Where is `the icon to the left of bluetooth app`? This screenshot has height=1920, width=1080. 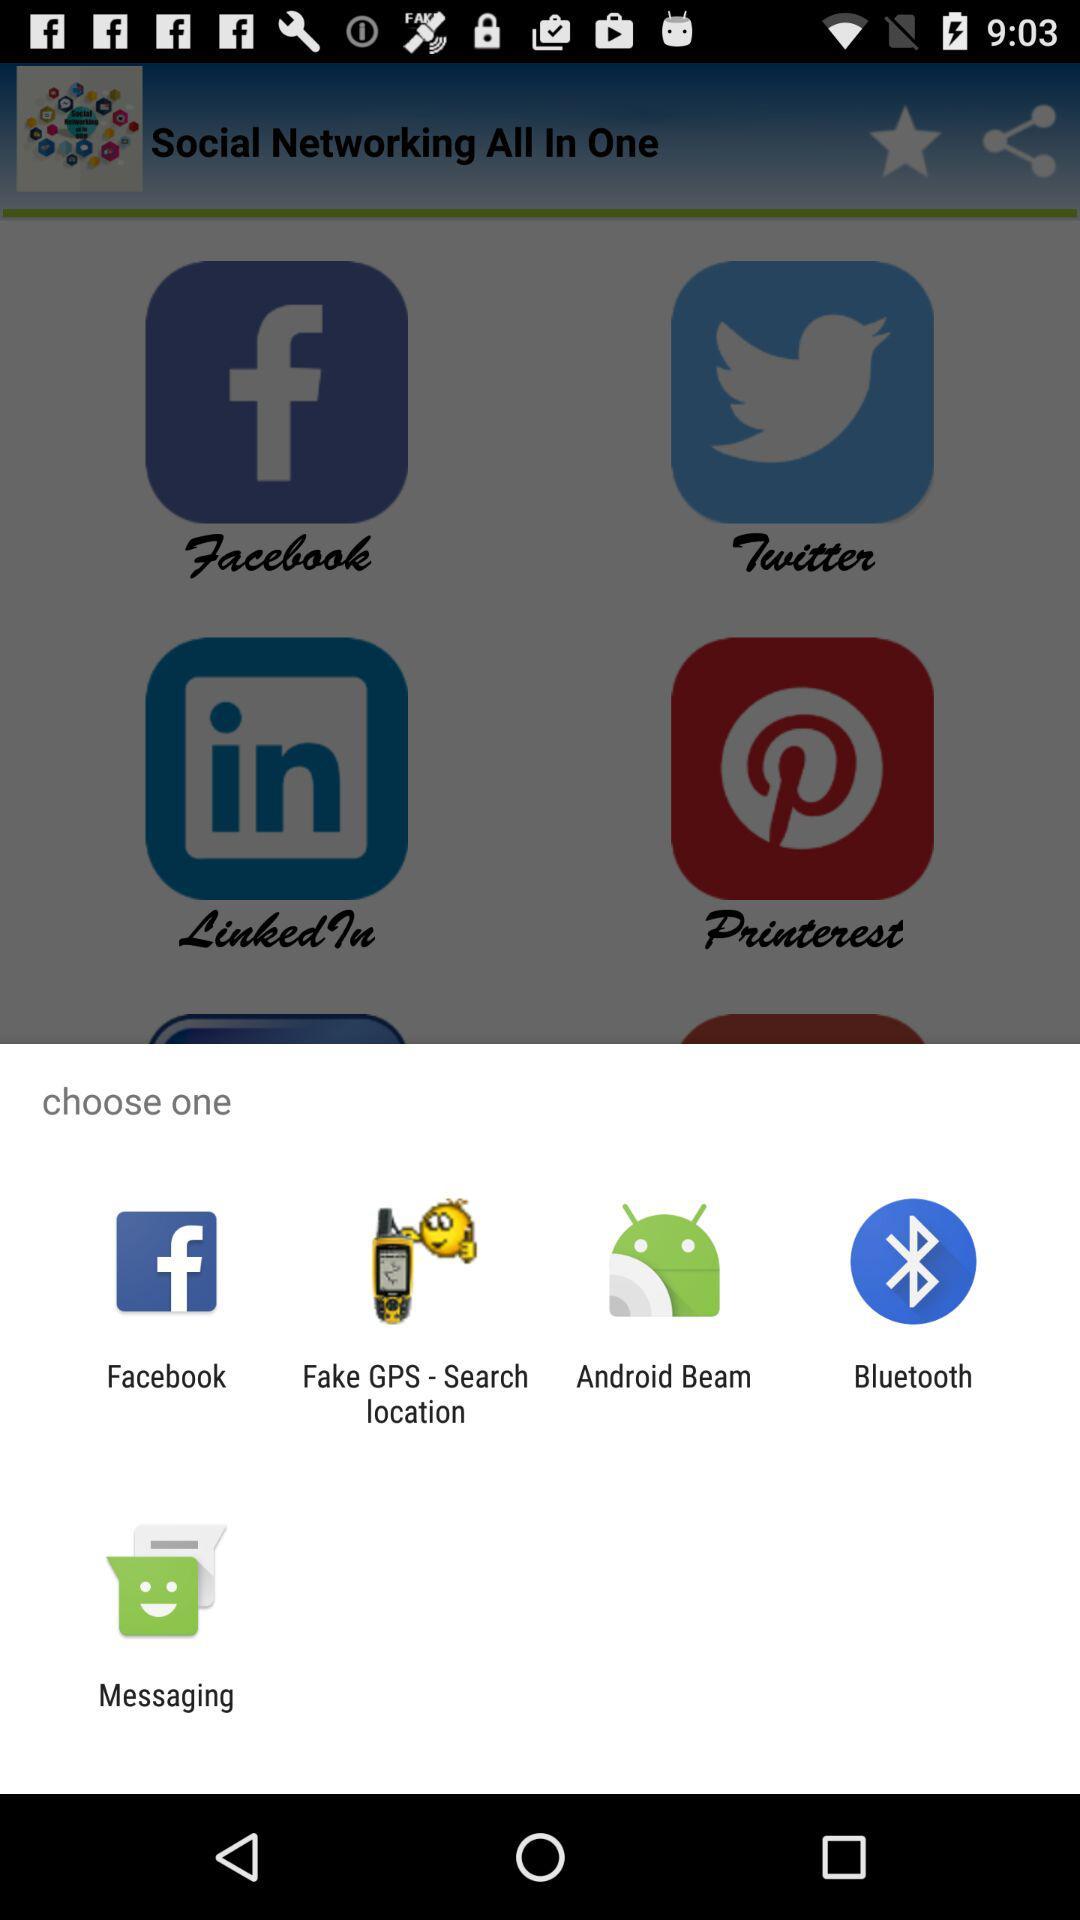
the icon to the left of bluetooth app is located at coordinates (664, 1392).